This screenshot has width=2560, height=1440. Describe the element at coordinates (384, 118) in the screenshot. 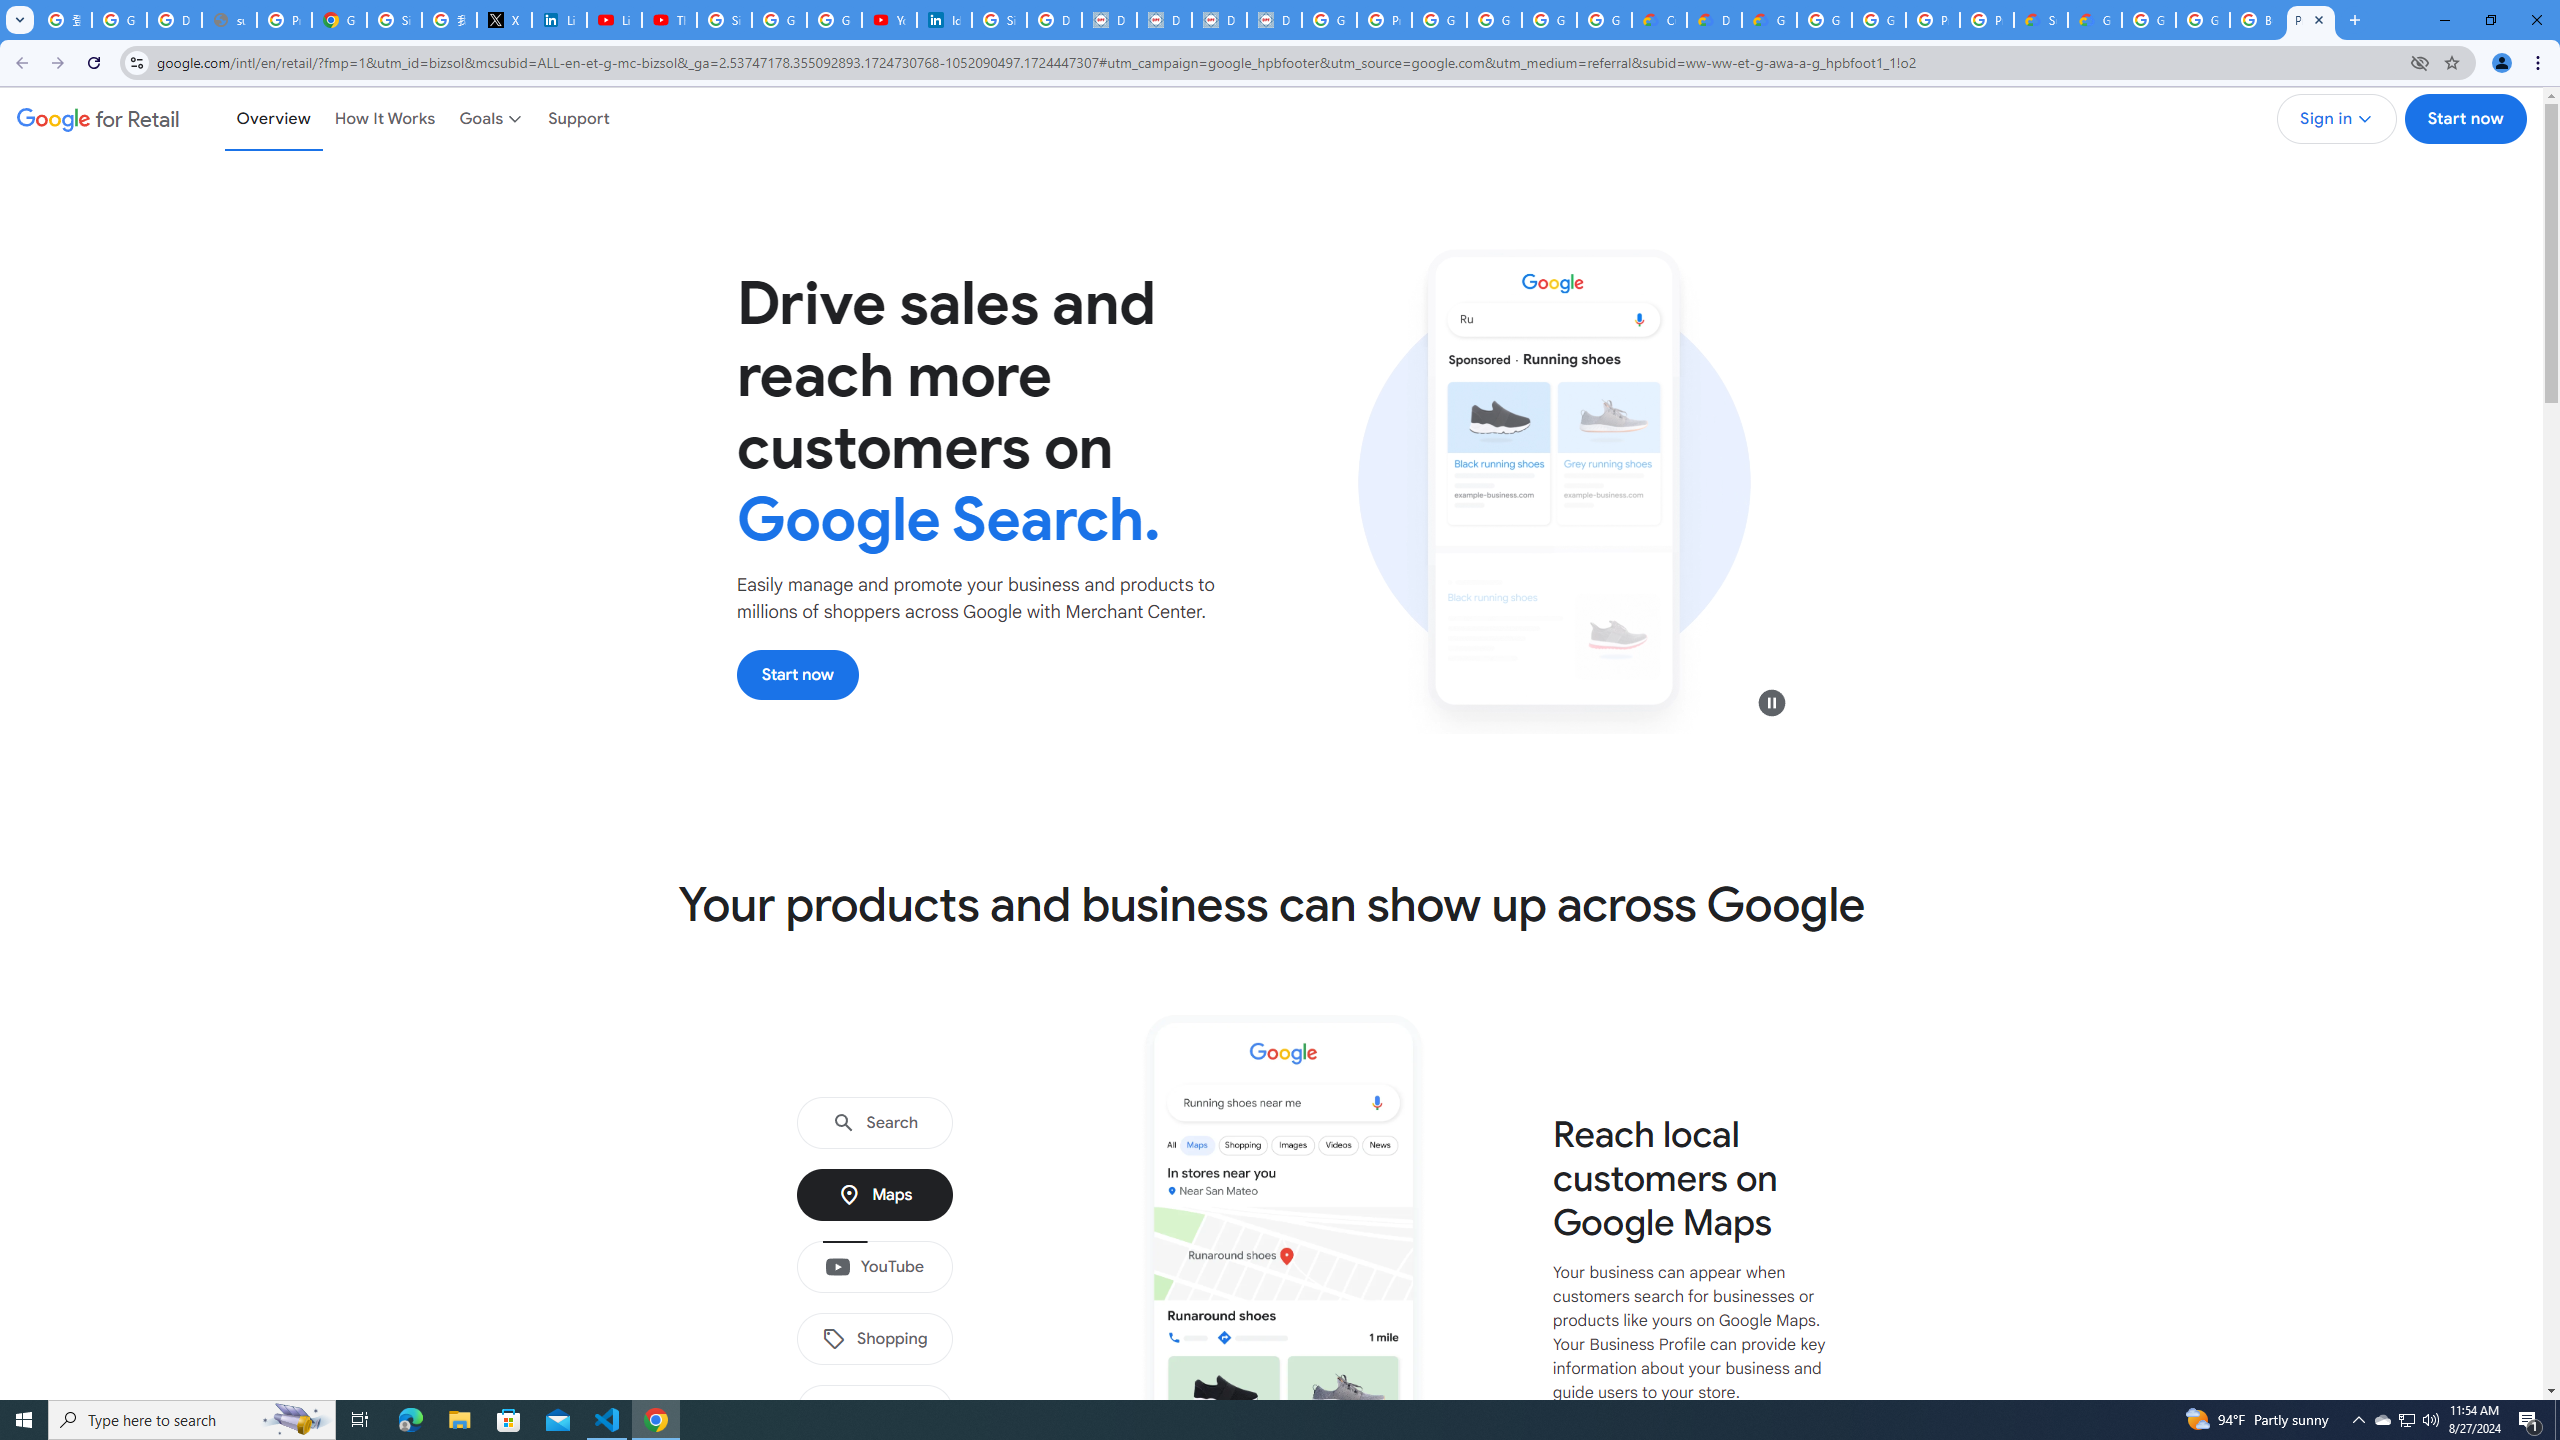

I see `'How It Works'` at that location.